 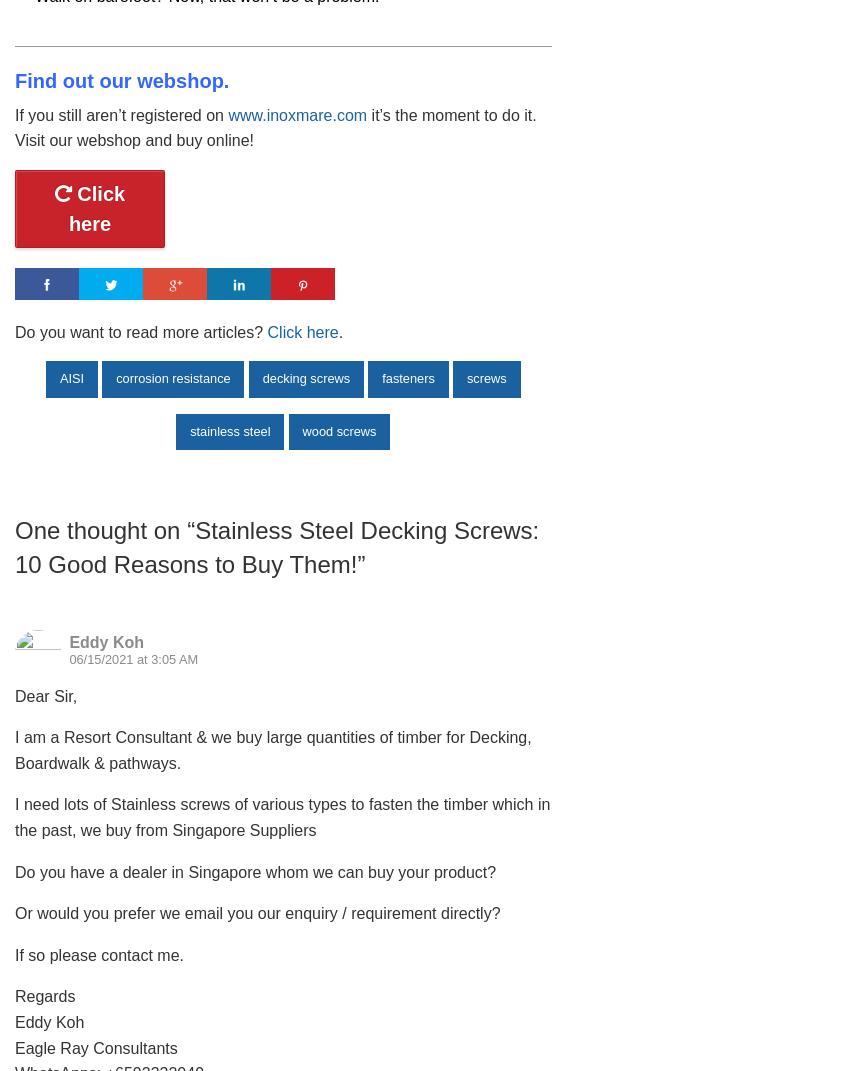 I want to click on 'Find out our webshop.', so click(x=120, y=80).